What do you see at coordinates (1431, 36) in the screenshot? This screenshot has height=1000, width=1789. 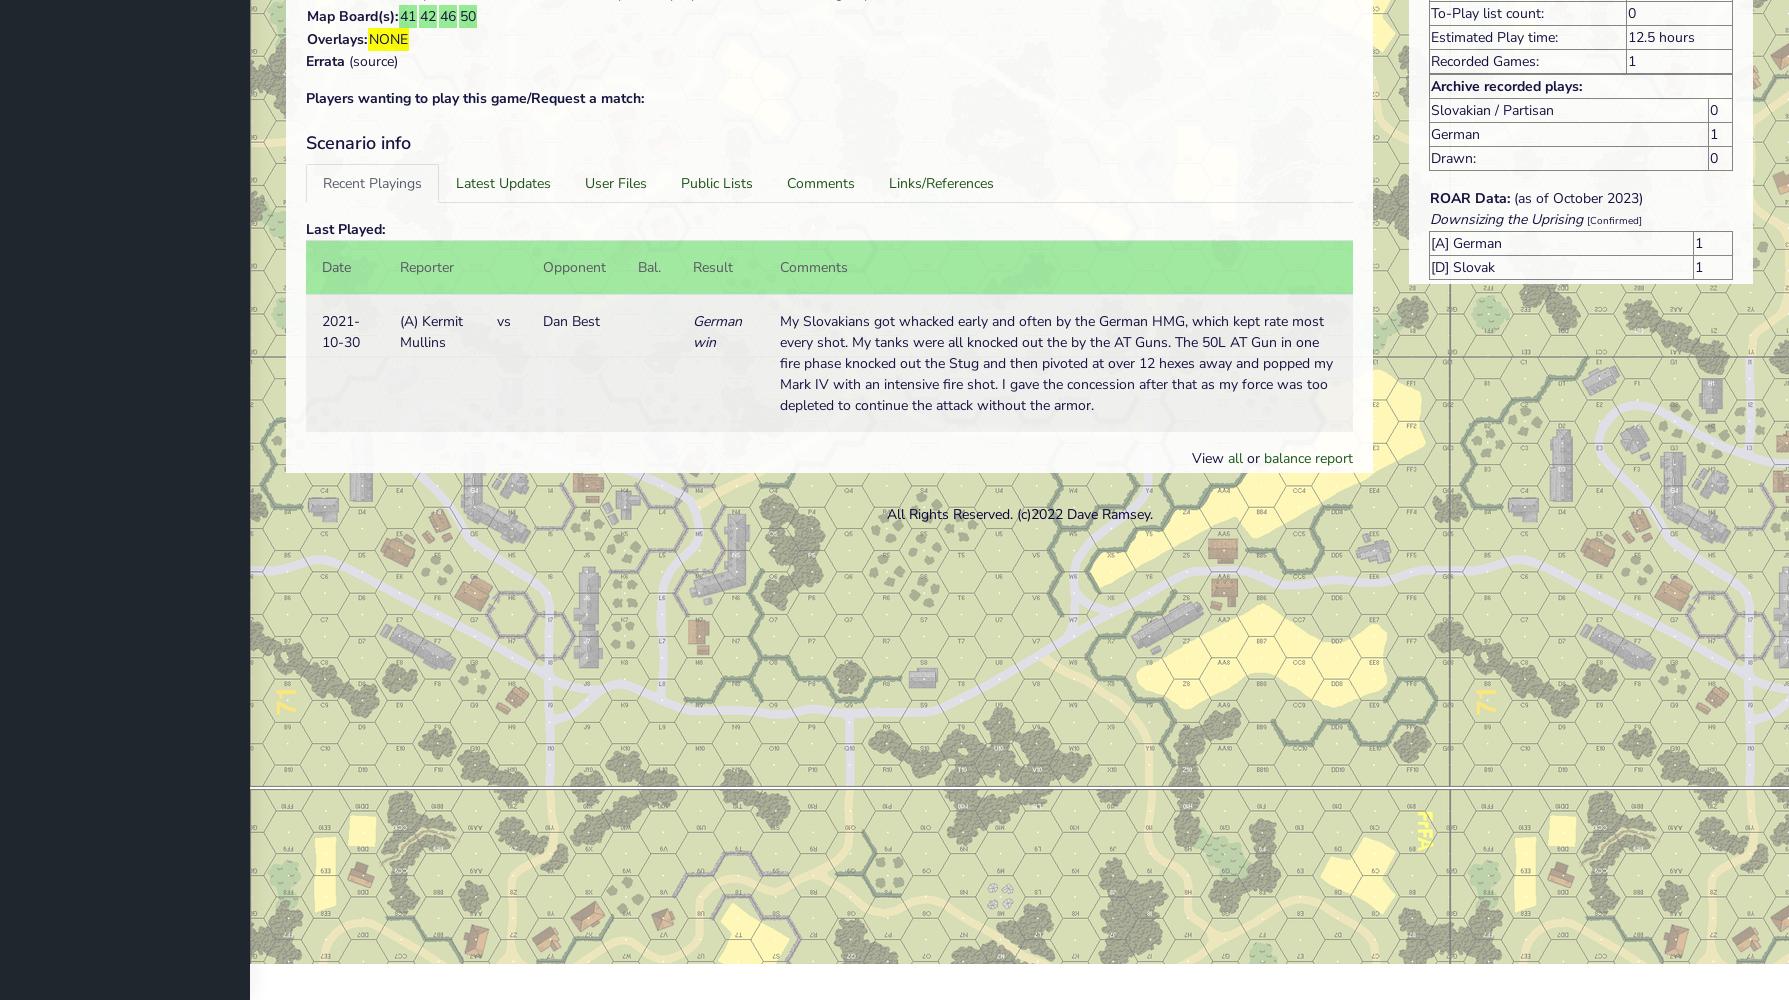 I see `'Estimated Play time:'` at bounding box center [1431, 36].